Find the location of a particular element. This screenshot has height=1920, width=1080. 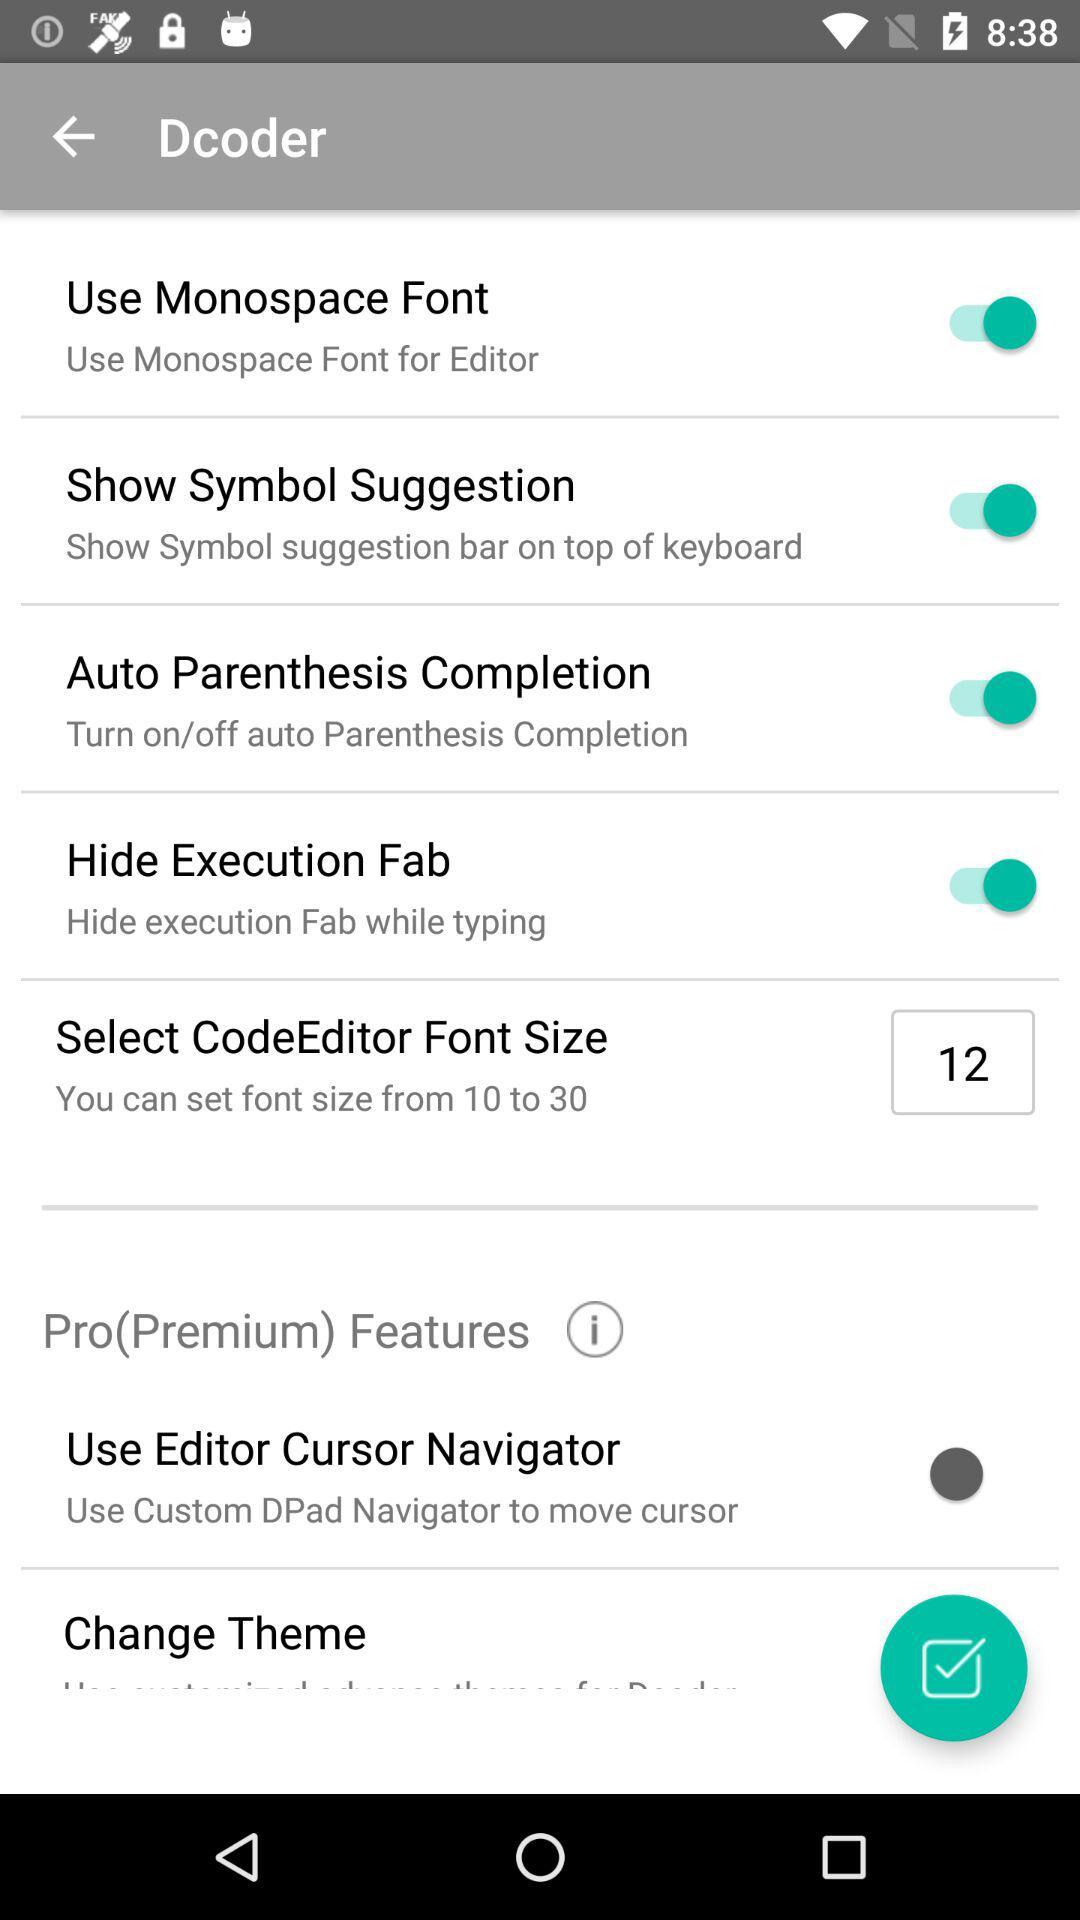

icon to the right of the select codeeditor font item is located at coordinates (962, 1061).